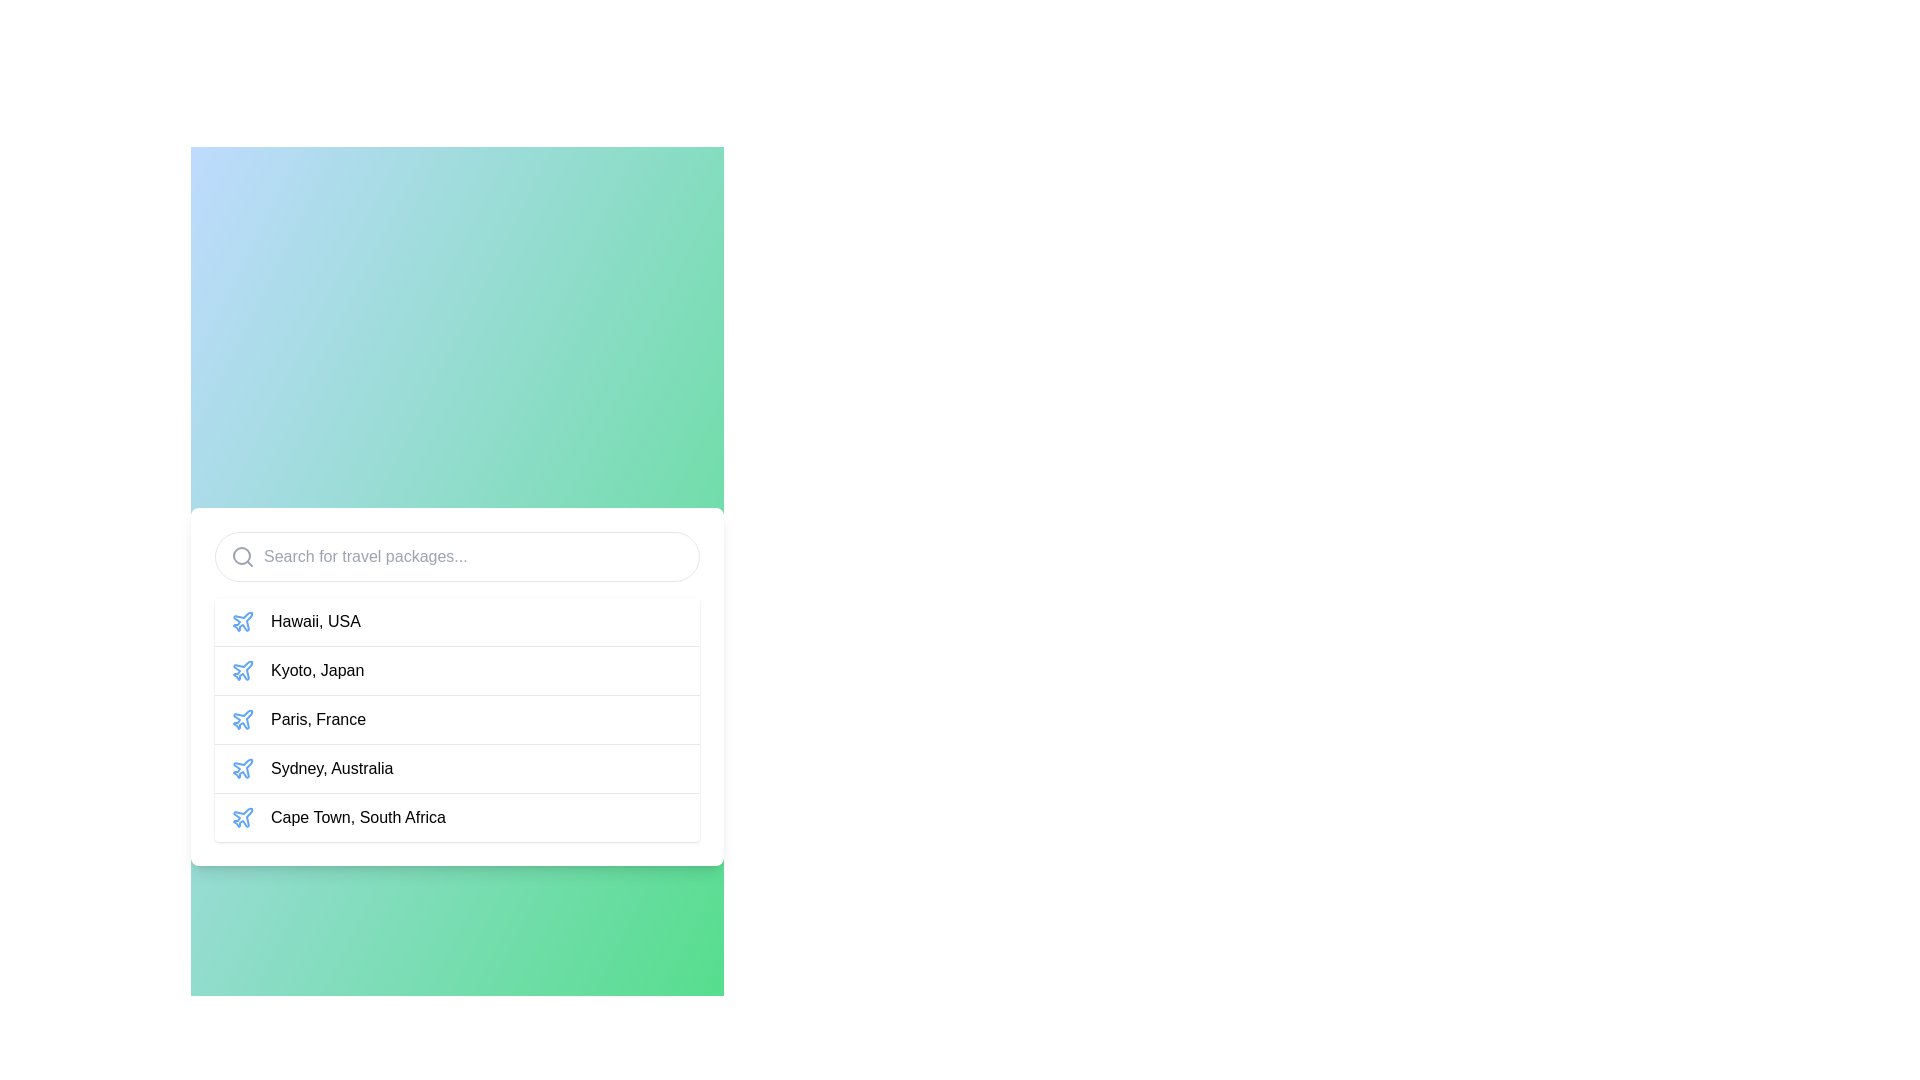 The height and width of the screenshot is (1080, 1920). I want to click on to select the destination 'Paris, France' from the list of travel destinations, which is the third item in the list, so click(456, 720).